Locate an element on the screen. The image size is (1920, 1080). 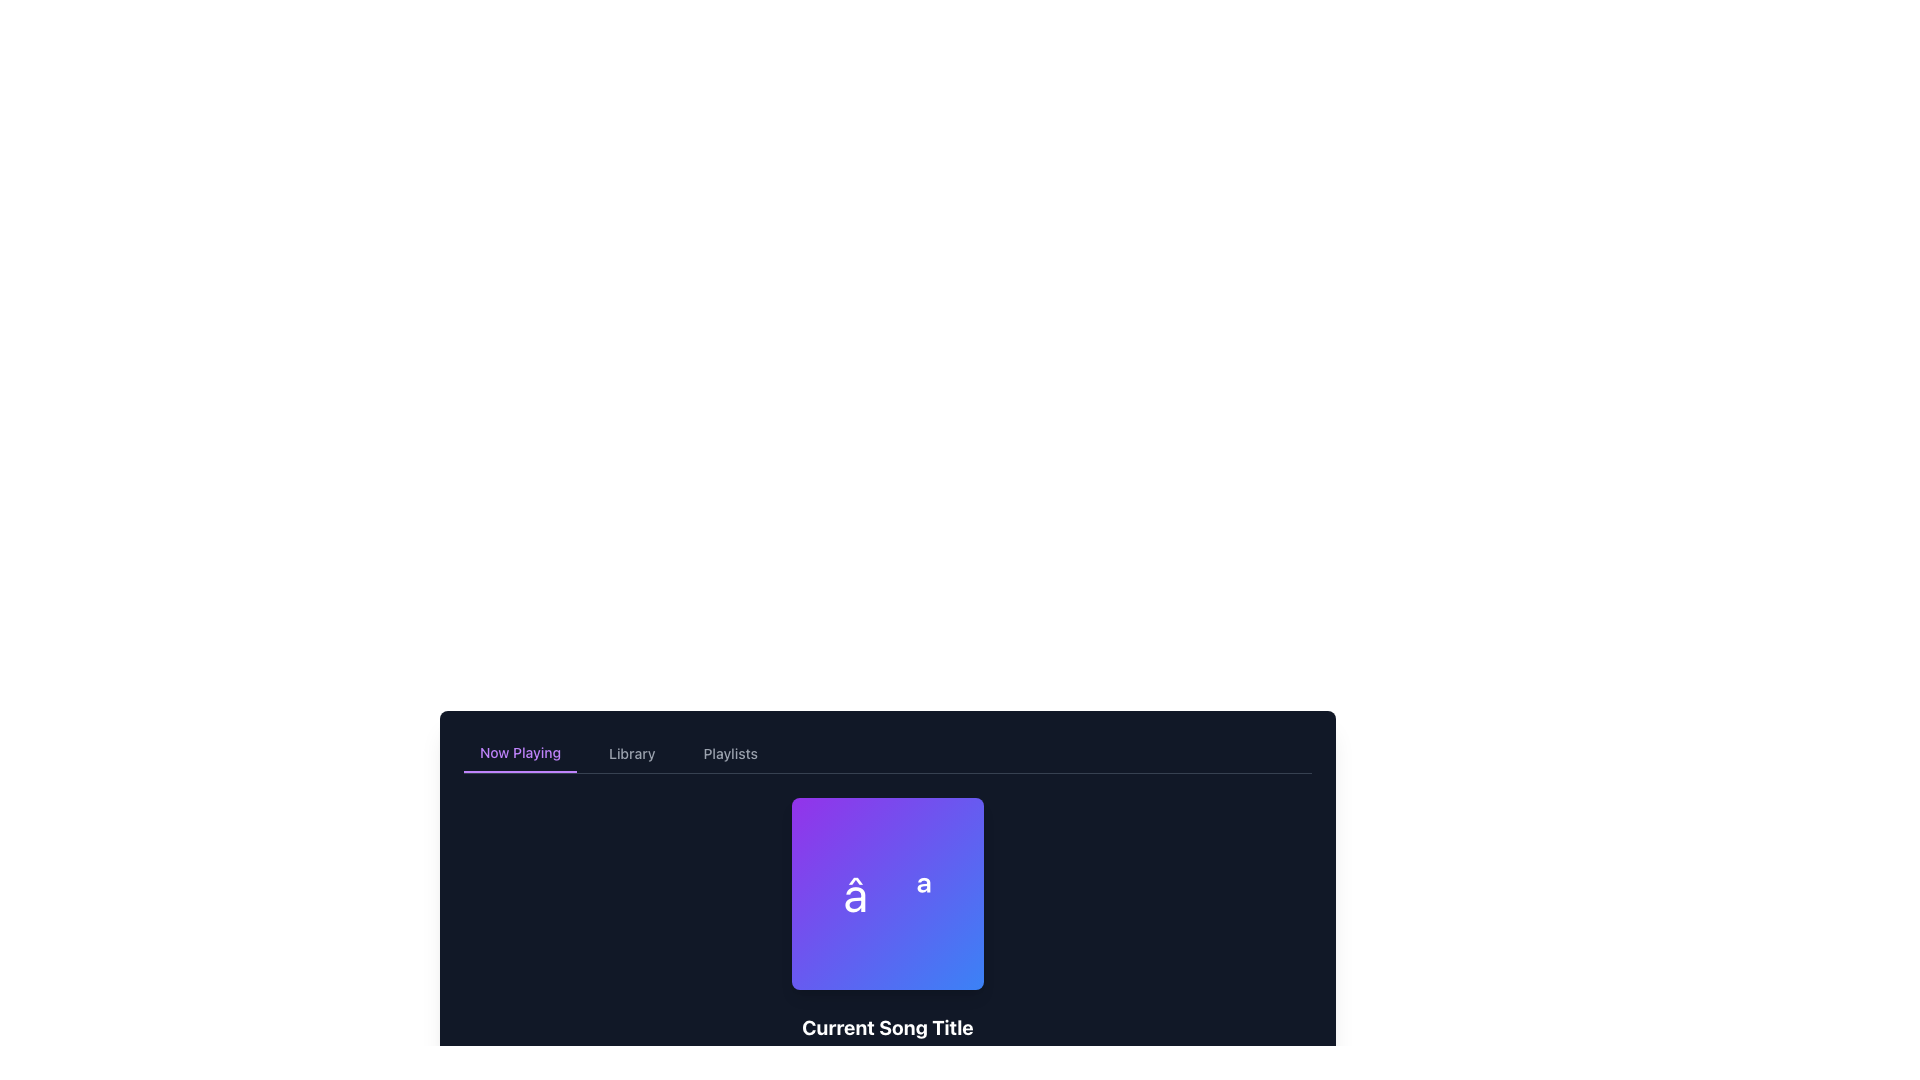
the navigation button that allows users is located at coordinates (520, 753).